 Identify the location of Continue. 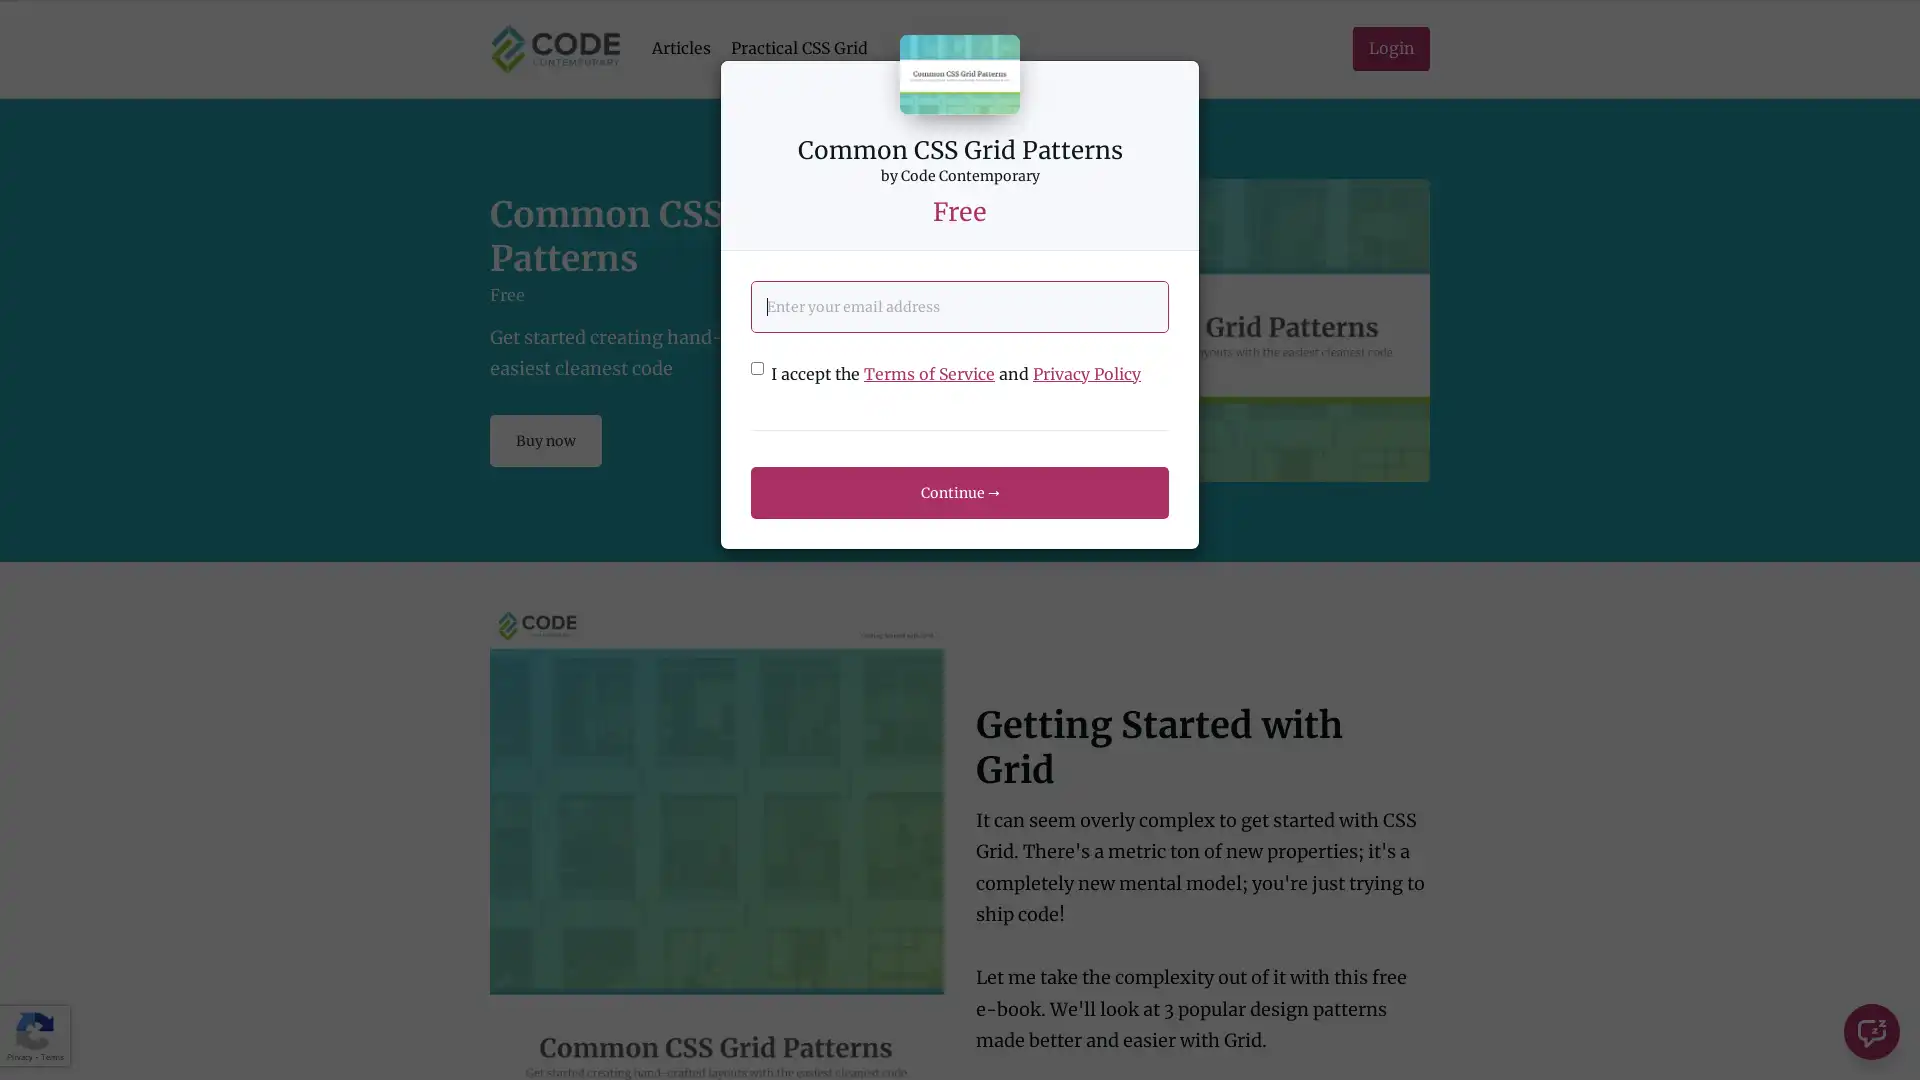
(960, 492).